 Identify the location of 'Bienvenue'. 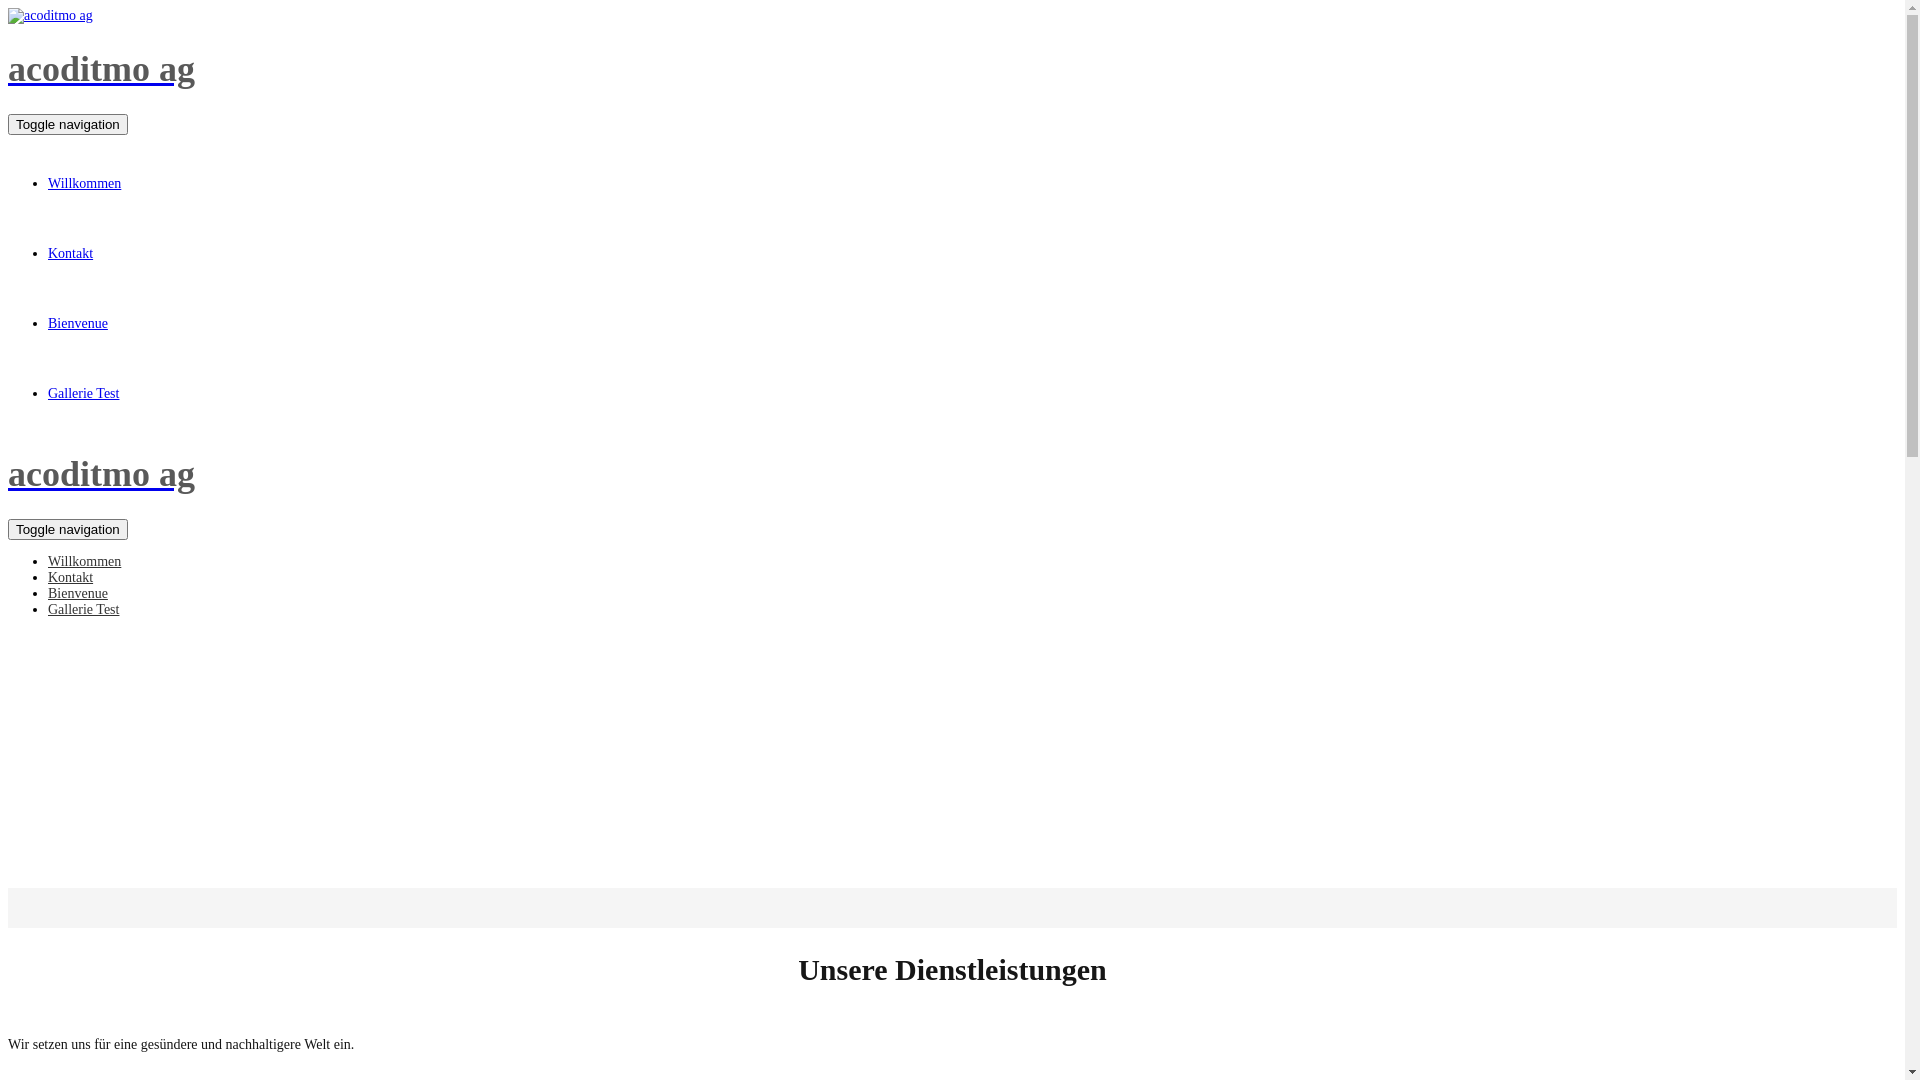
(77, 323).